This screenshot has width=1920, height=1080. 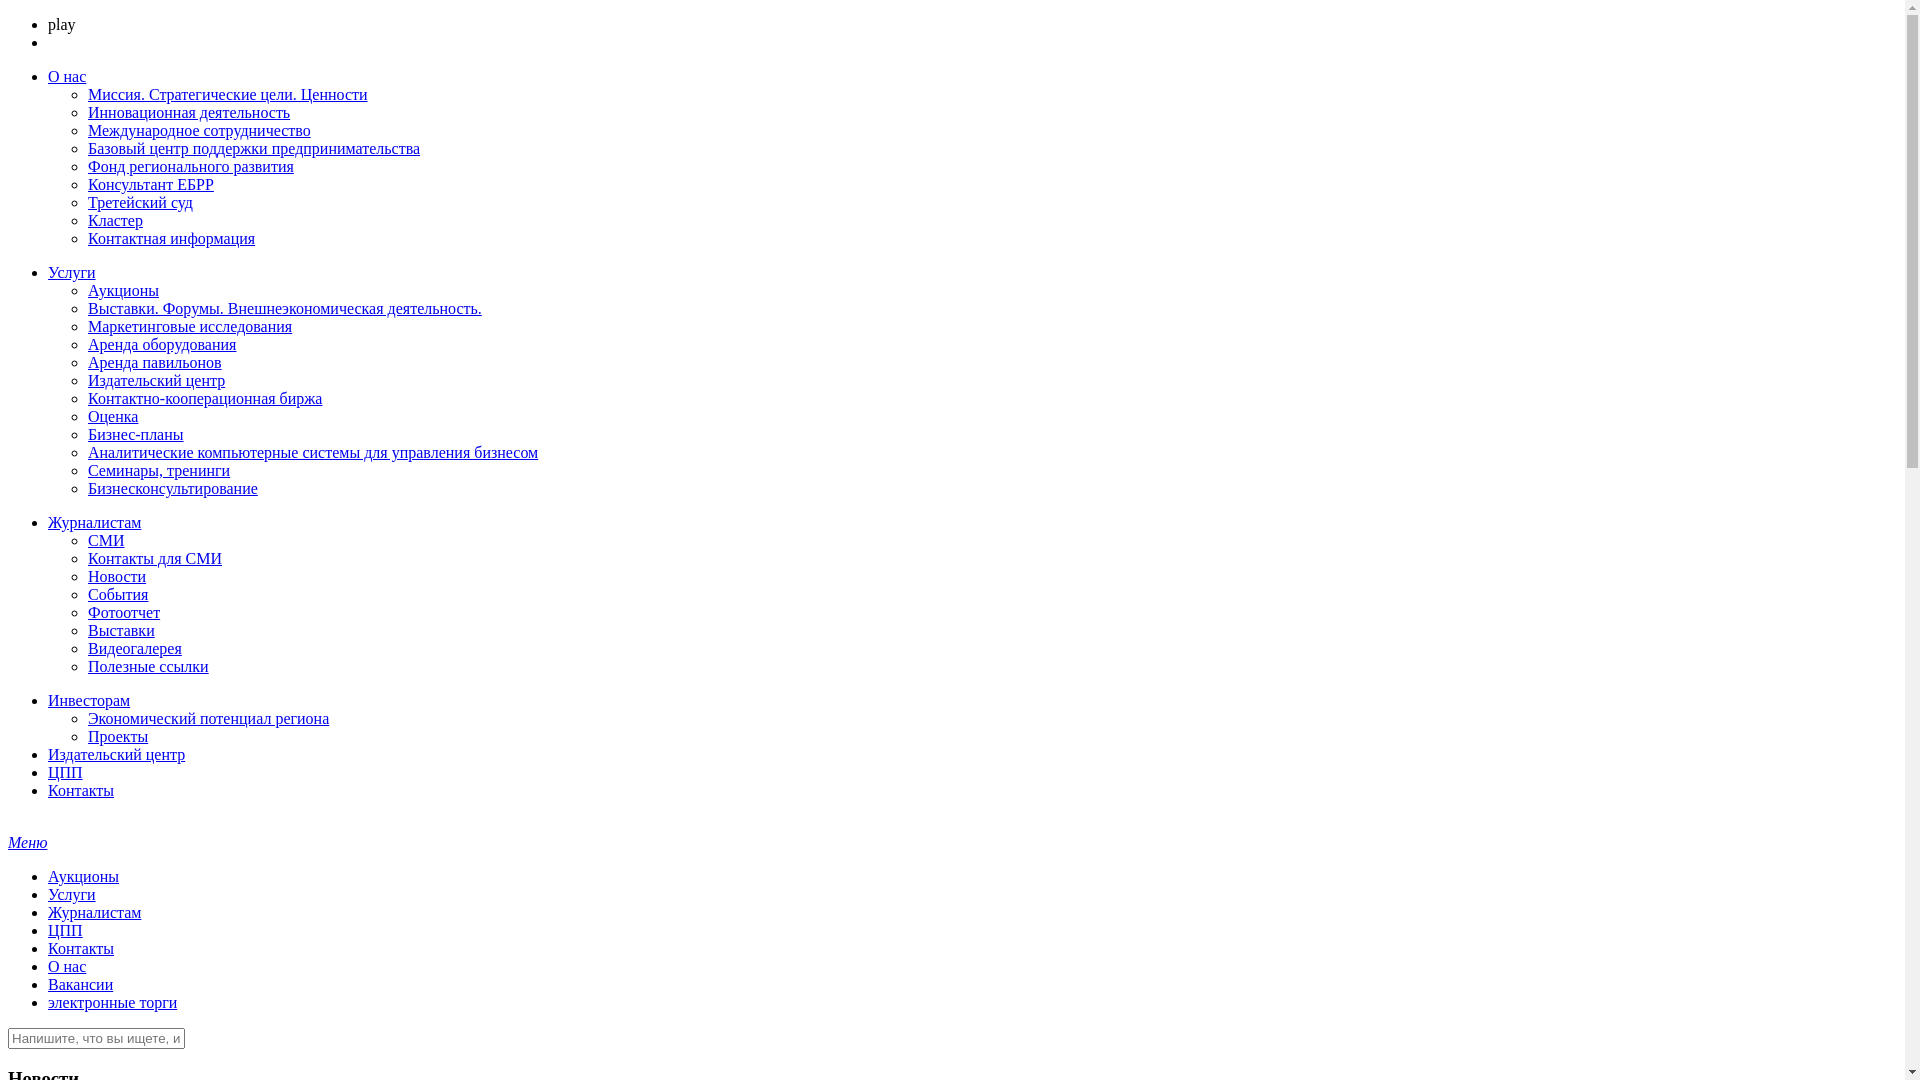 What do you see at coordinates (48, 24) in the screenshot?
I see `'play'` at bounding box center [48, 24].